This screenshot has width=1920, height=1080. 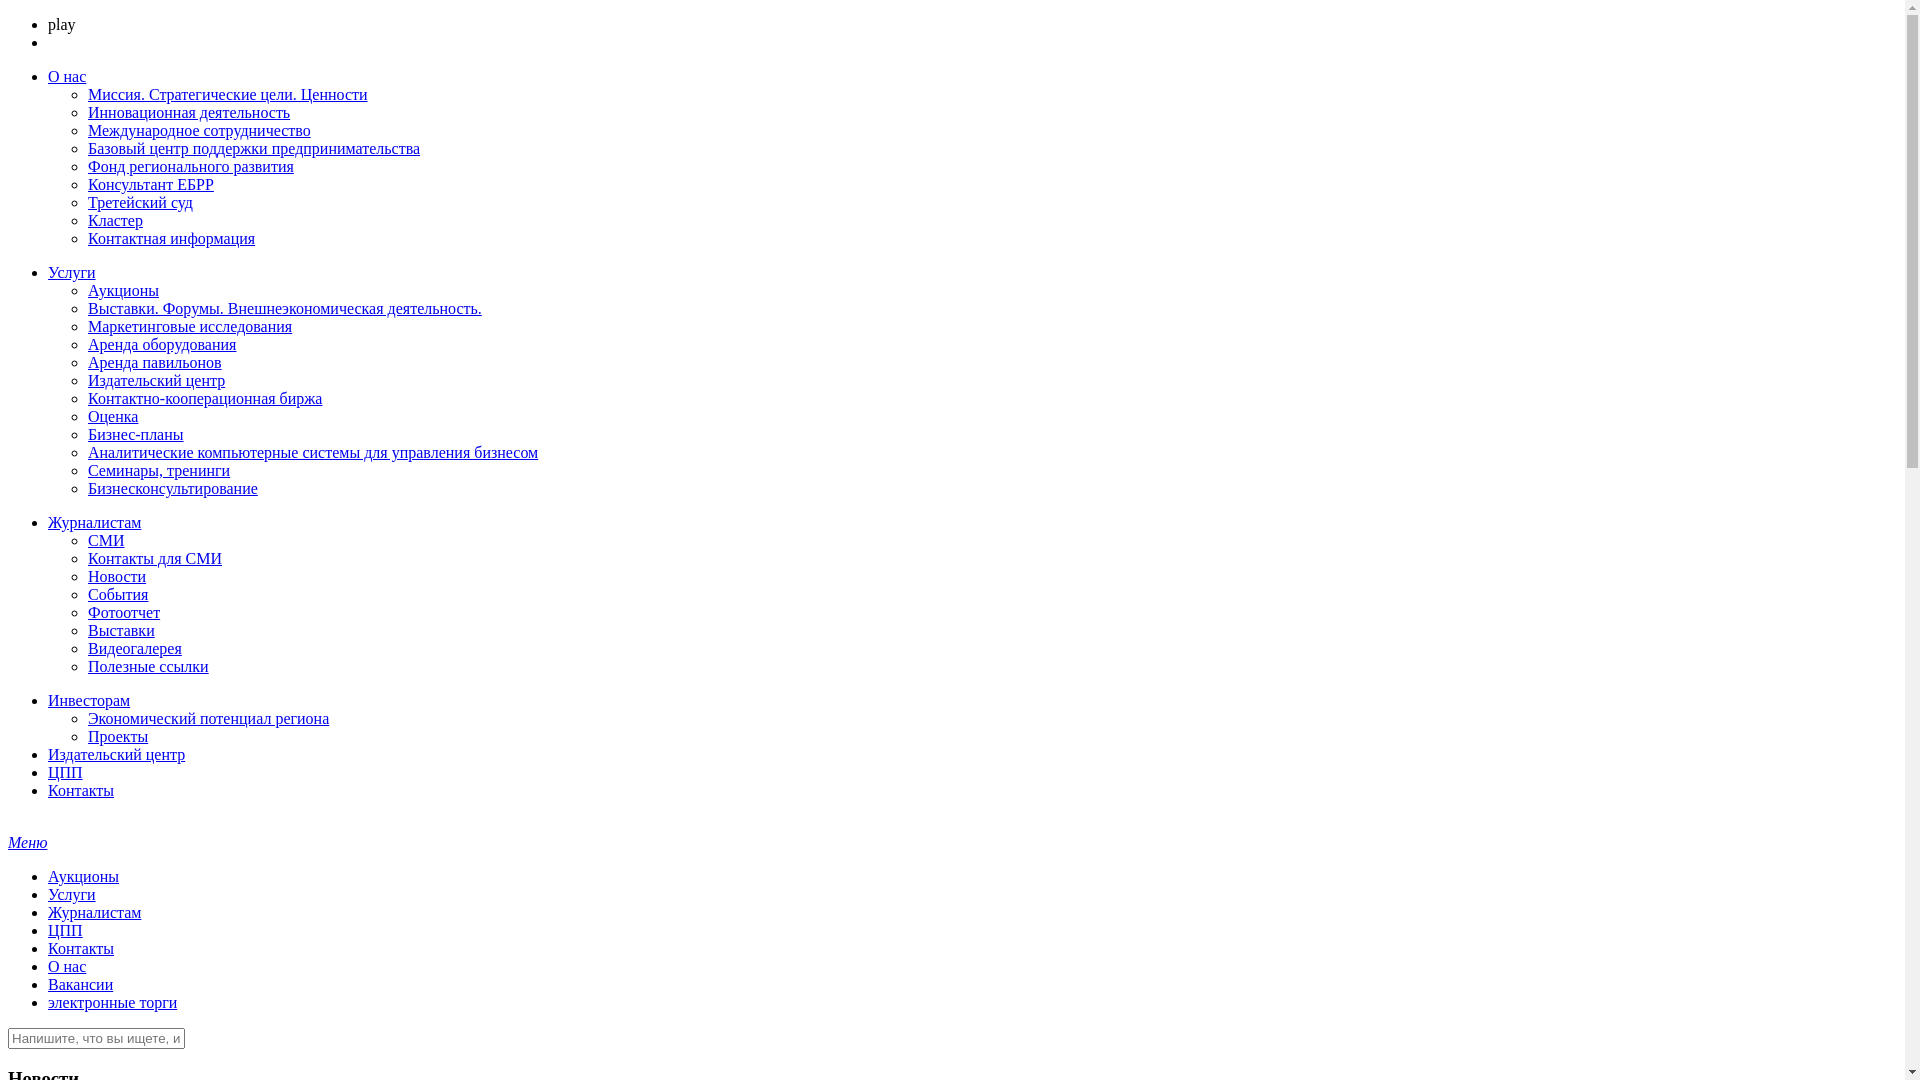 What do you see at coordinates (48, 24) in the screenshot?
I see `'play'` at bounding box center [48, 24].